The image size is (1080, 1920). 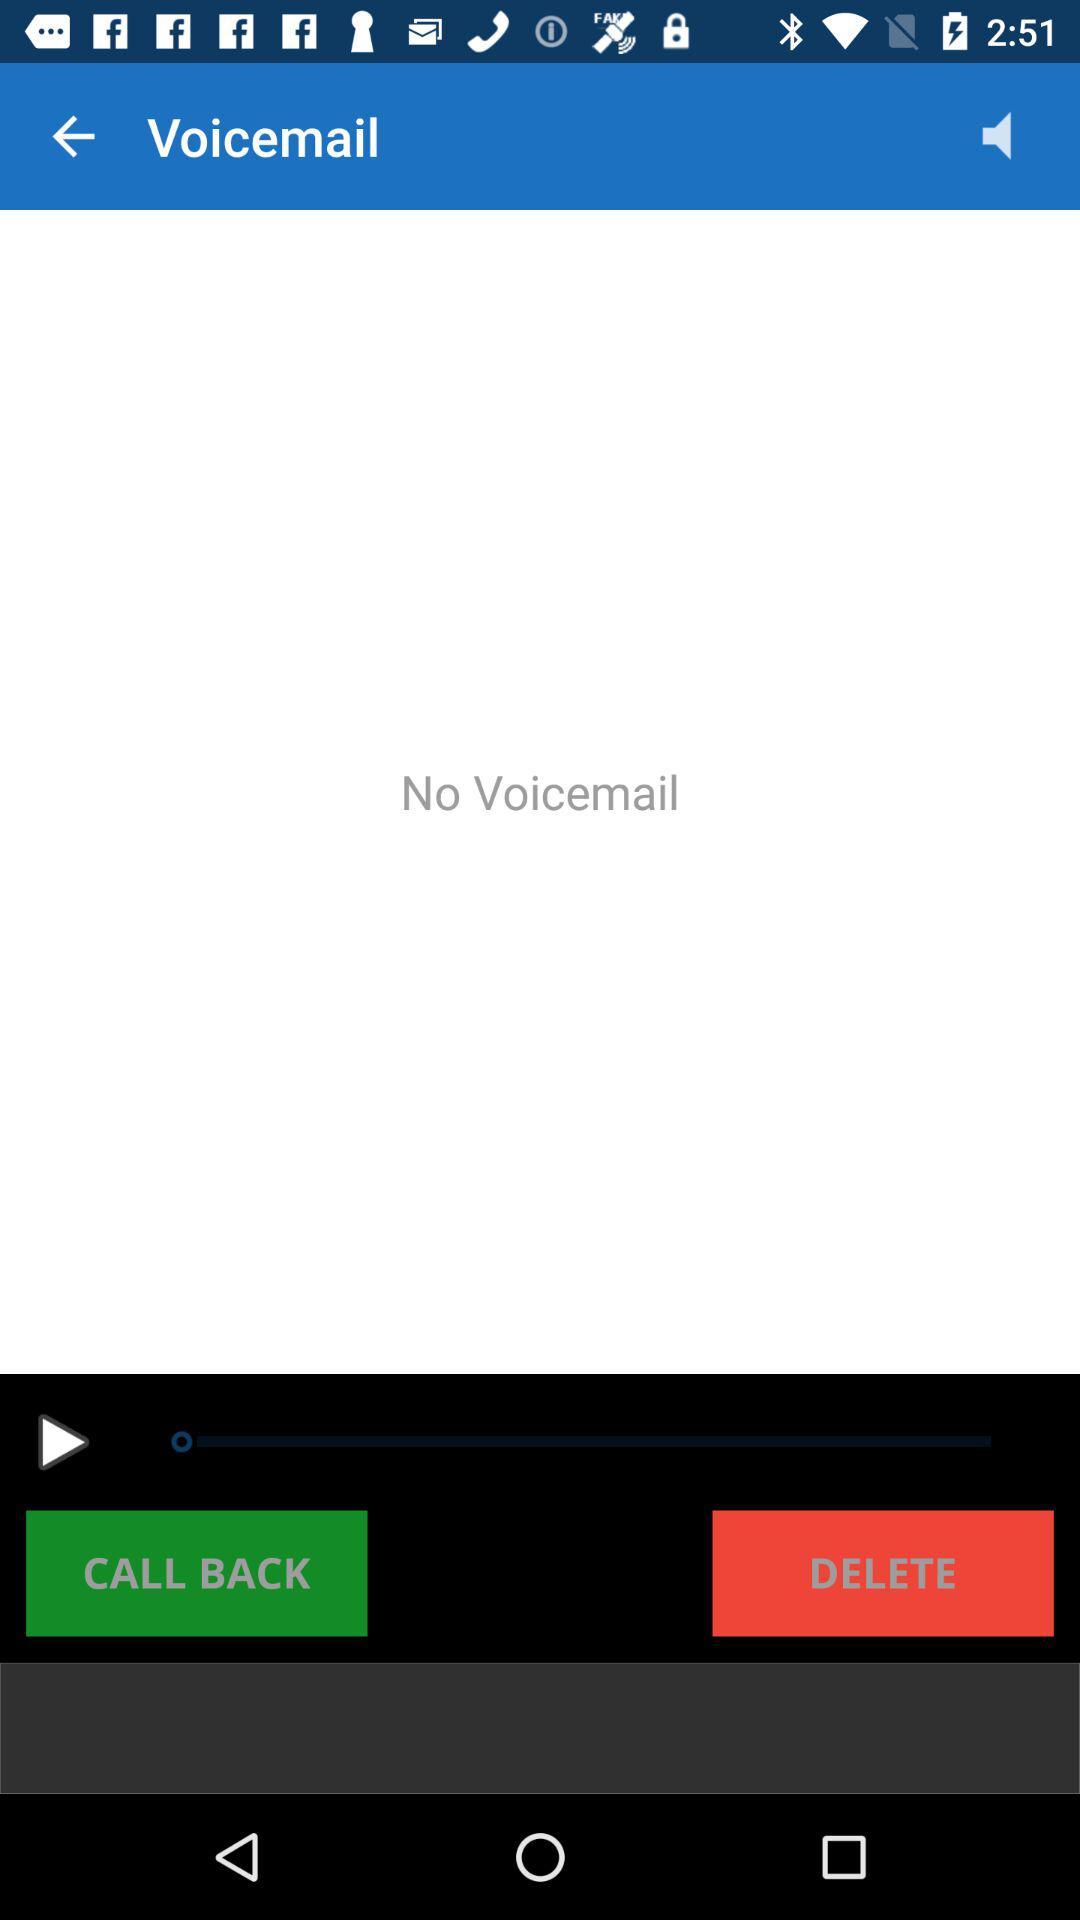 I want to click on the item next to the voicemail item, so click(x=72, y=135).